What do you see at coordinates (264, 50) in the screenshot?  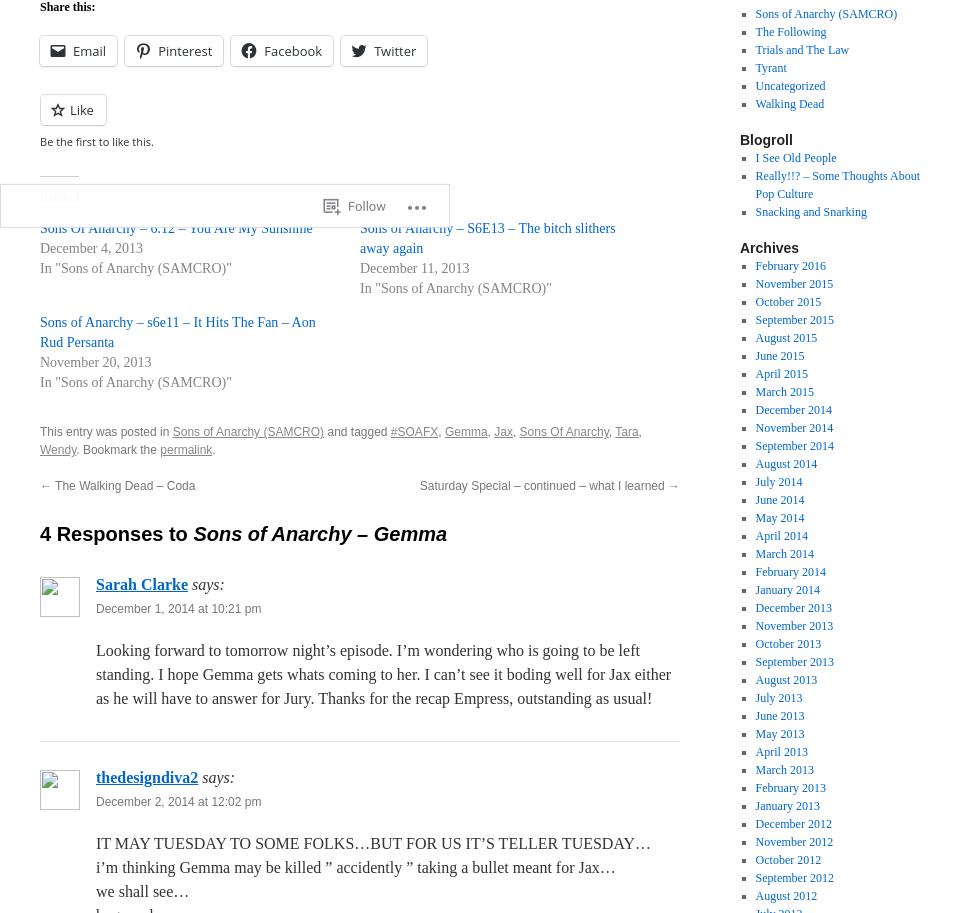 I see `'Facebook'` at bounding box center [264, 50].